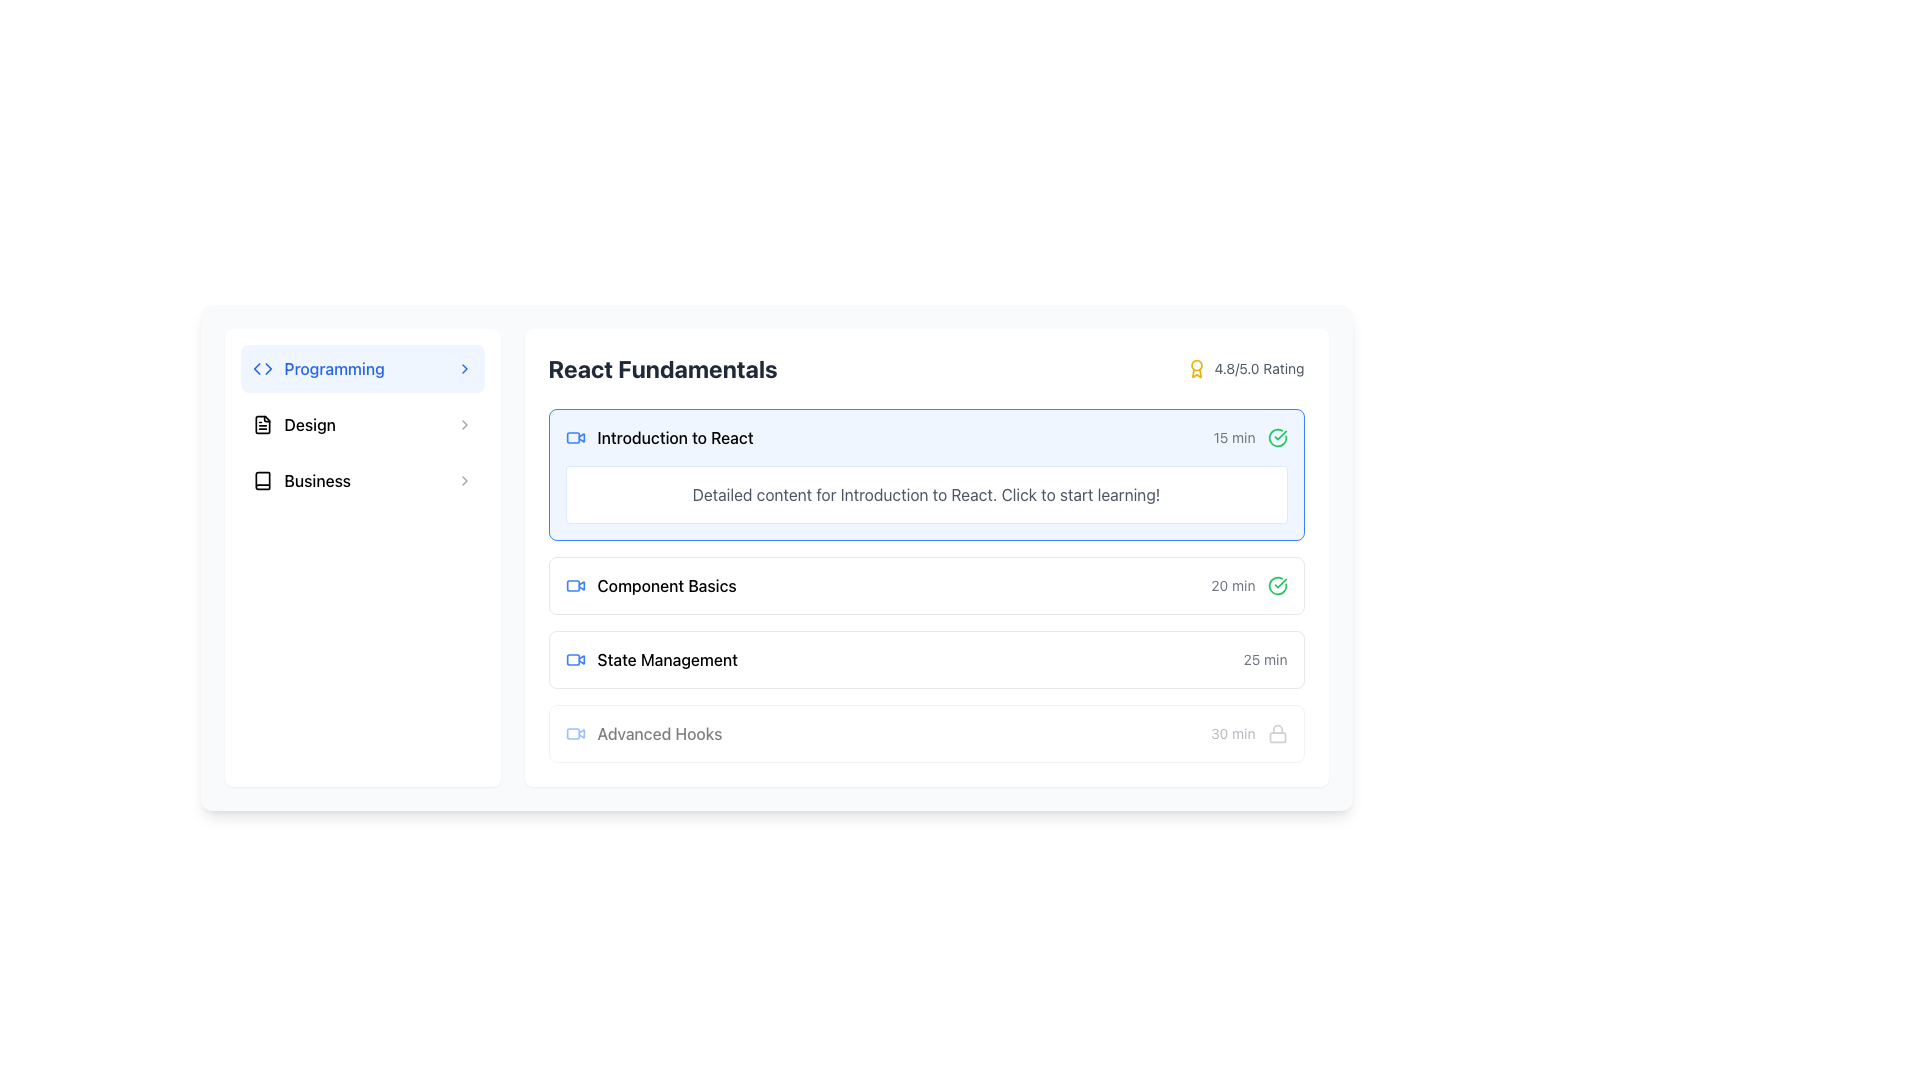  What do you see at coordinates (925, 733) in the screenshot?
I see `the lock status of the fourth list item labeled 'Advanced Hooks' in the 'React Fundamentals' section, which is indicated by a lock icon` at bounding box center [925, 733].